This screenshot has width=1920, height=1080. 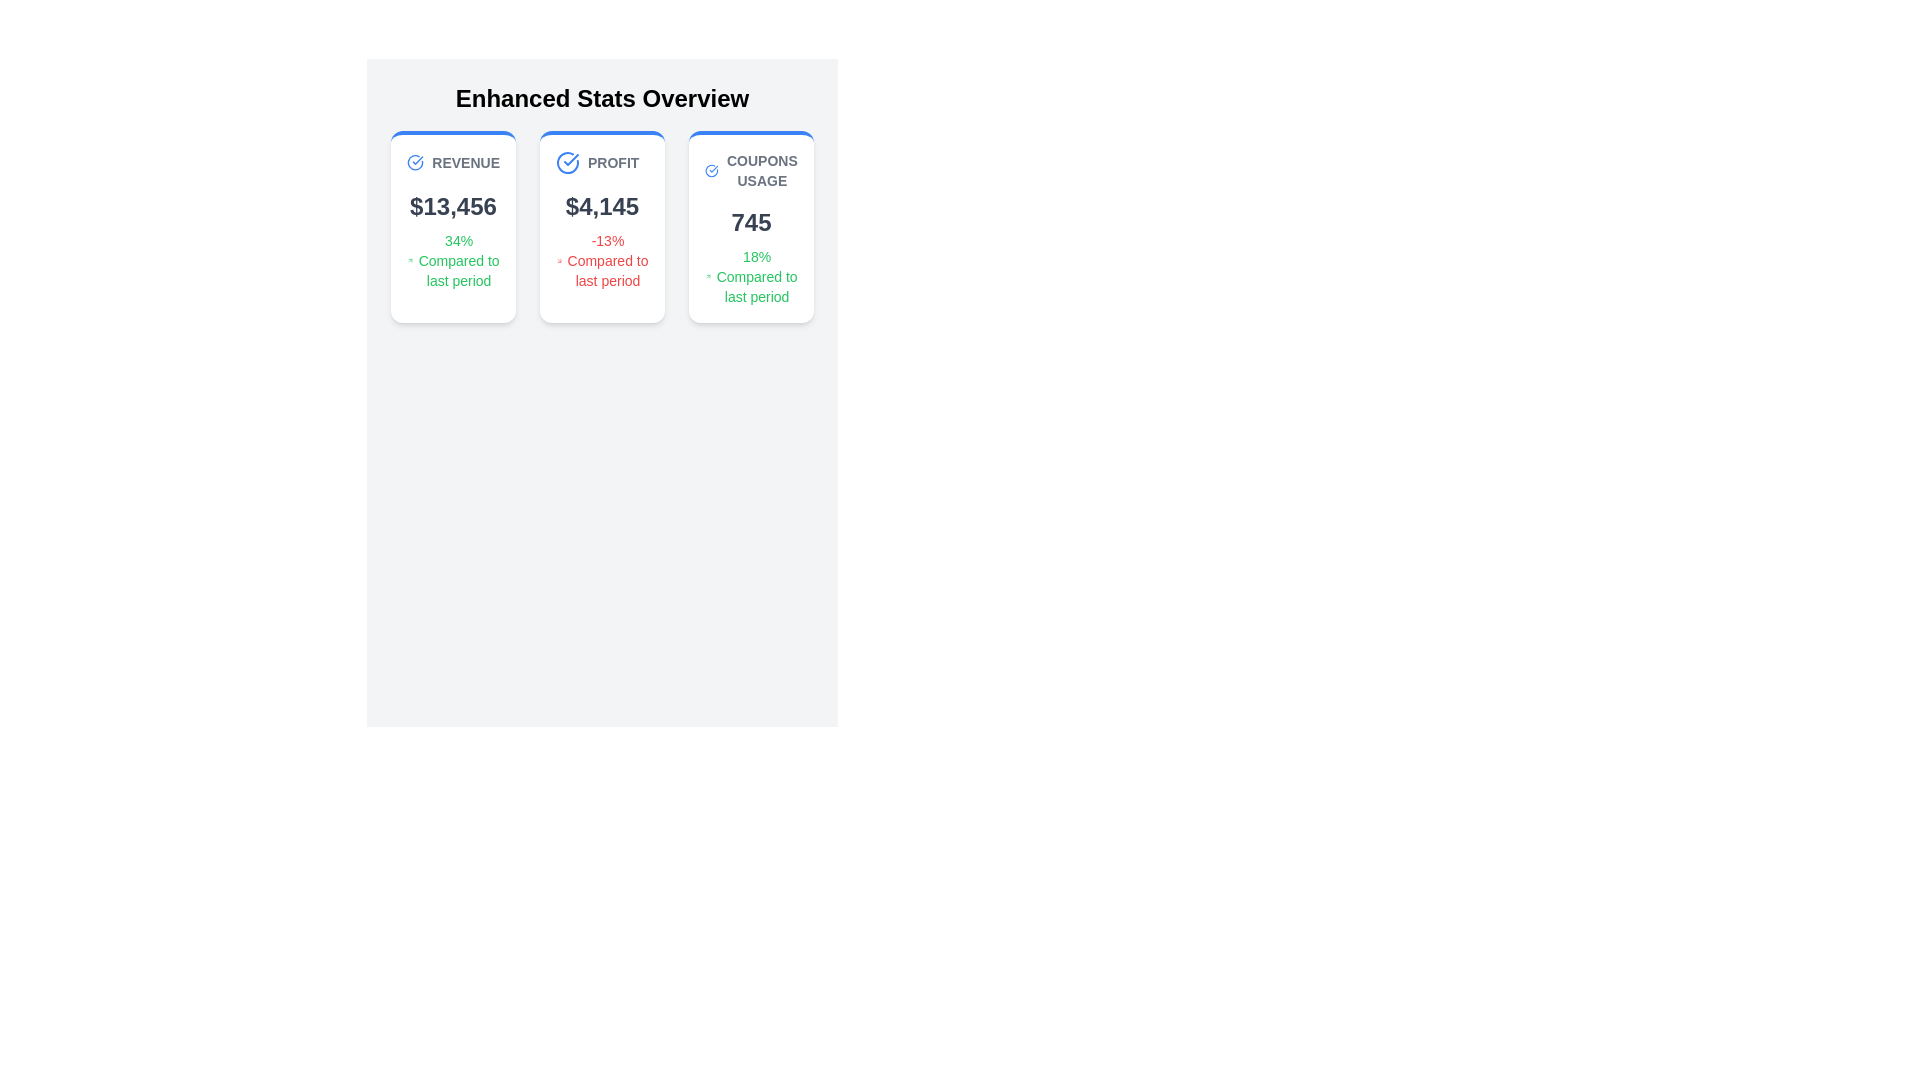 What do you see at coordinates (601, 207) in the screenshot?
I see `the static text displaying the profit value, located in the middle of the 'PROFIT' card in the 'Enhanced Stats Overview' section` at bounding box center [601, 207].